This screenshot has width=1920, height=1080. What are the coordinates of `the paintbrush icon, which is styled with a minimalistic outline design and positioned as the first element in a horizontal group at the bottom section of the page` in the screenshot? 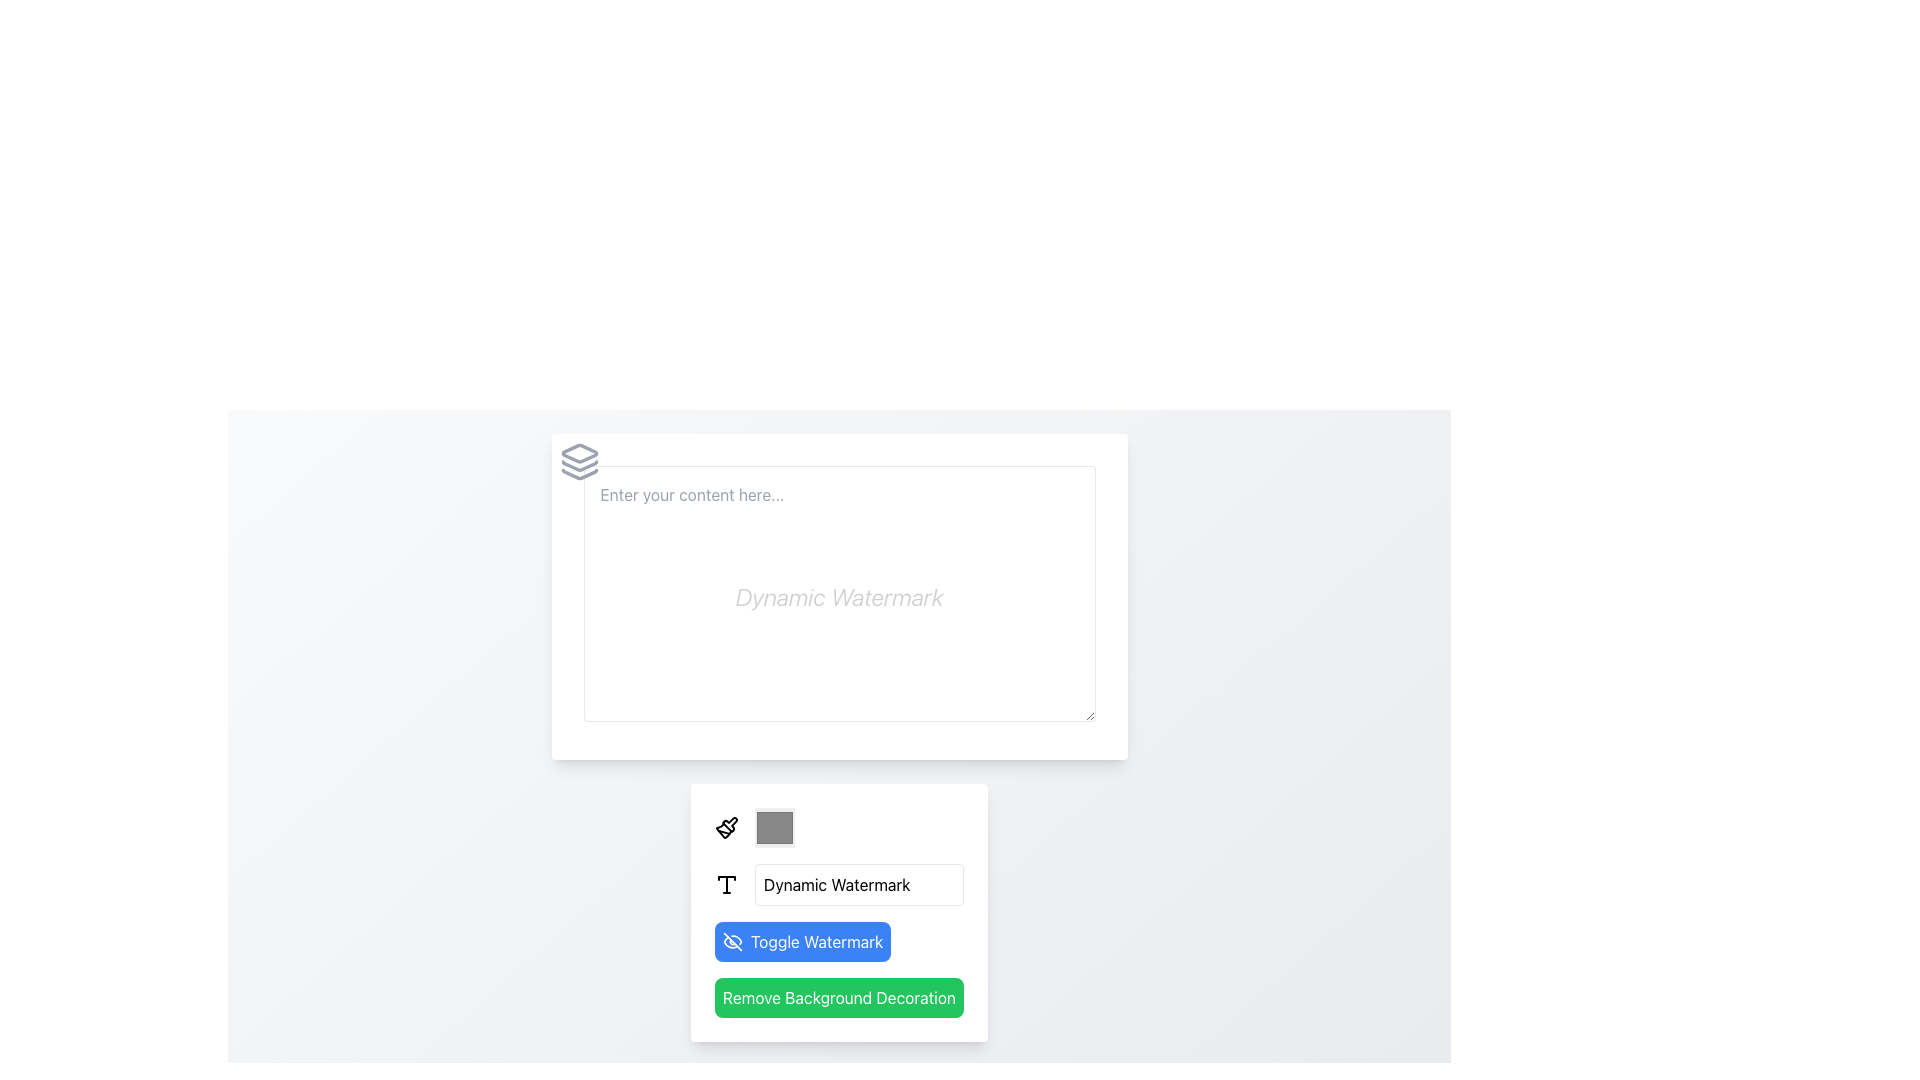 It's located at (725, 828).